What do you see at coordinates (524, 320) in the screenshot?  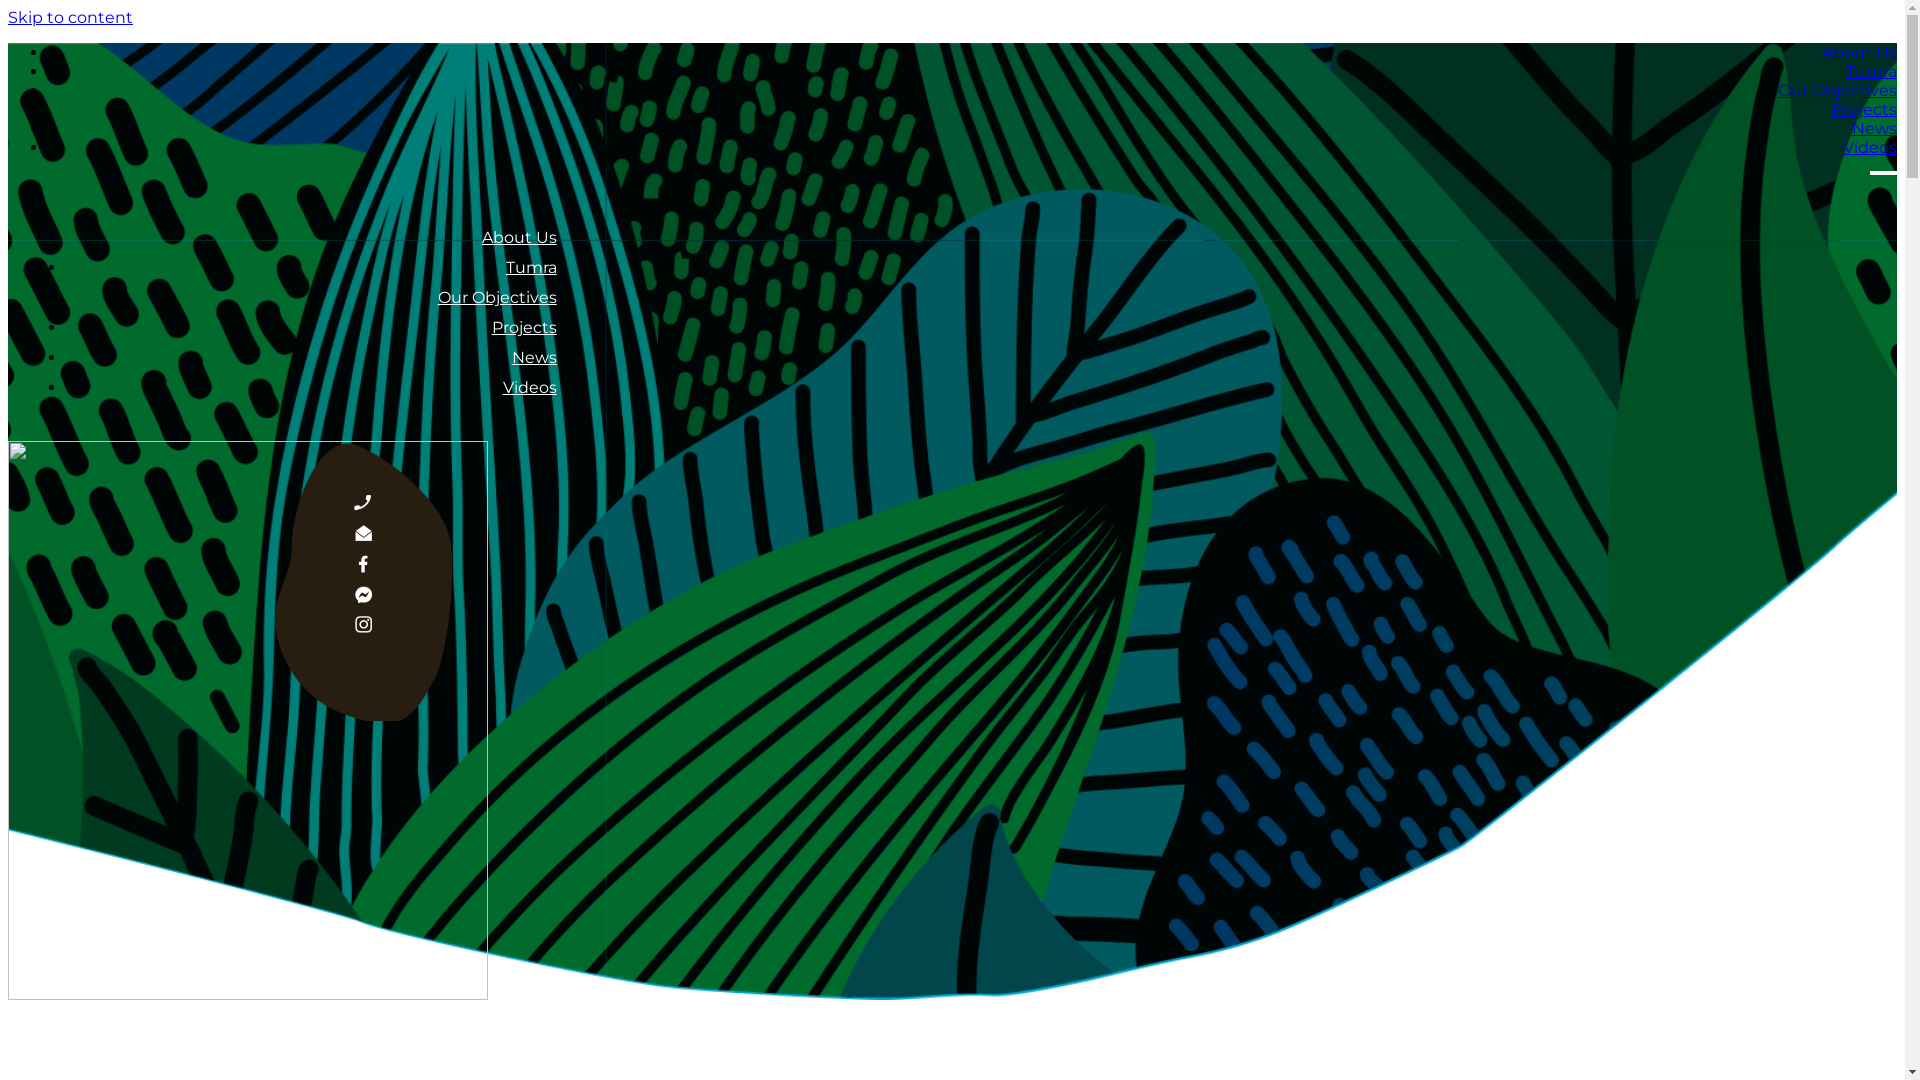 I see `'Projects'` at bounding box center [524, 320].